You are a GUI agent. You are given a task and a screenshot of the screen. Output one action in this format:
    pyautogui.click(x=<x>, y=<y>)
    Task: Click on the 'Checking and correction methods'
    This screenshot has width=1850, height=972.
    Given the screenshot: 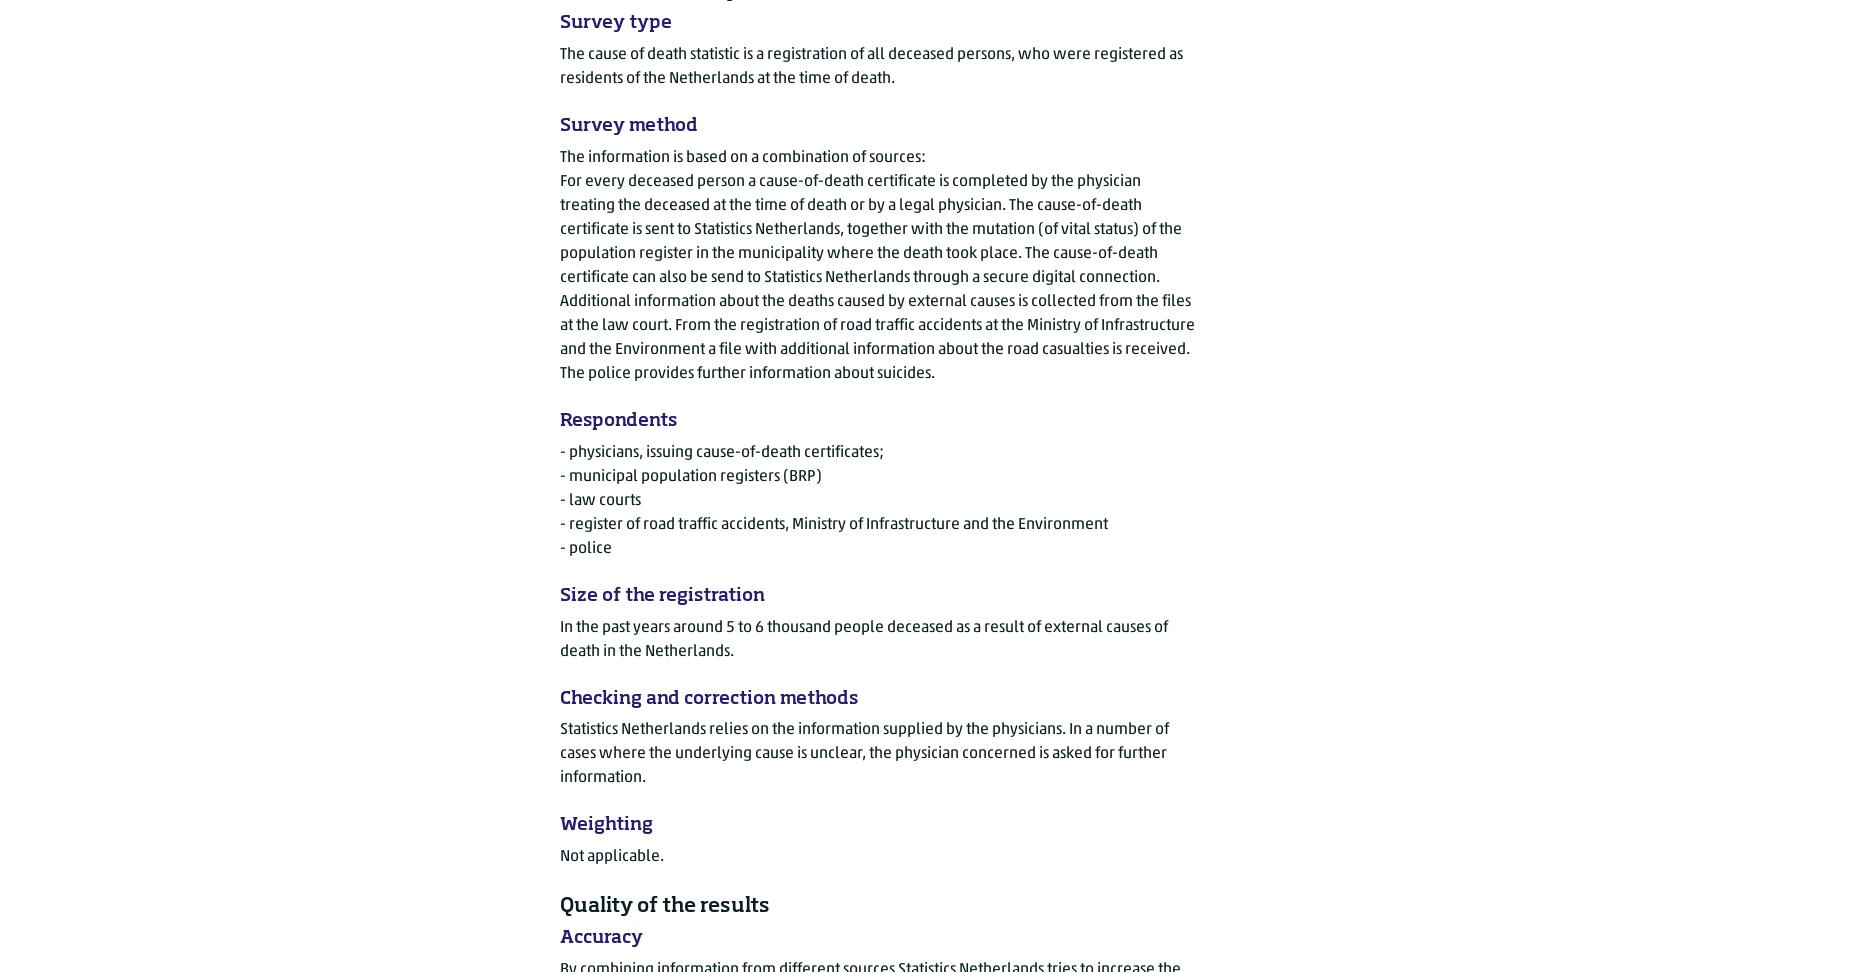 What is the action you would take?
    pyautogui.click(x=708, y=696)
    